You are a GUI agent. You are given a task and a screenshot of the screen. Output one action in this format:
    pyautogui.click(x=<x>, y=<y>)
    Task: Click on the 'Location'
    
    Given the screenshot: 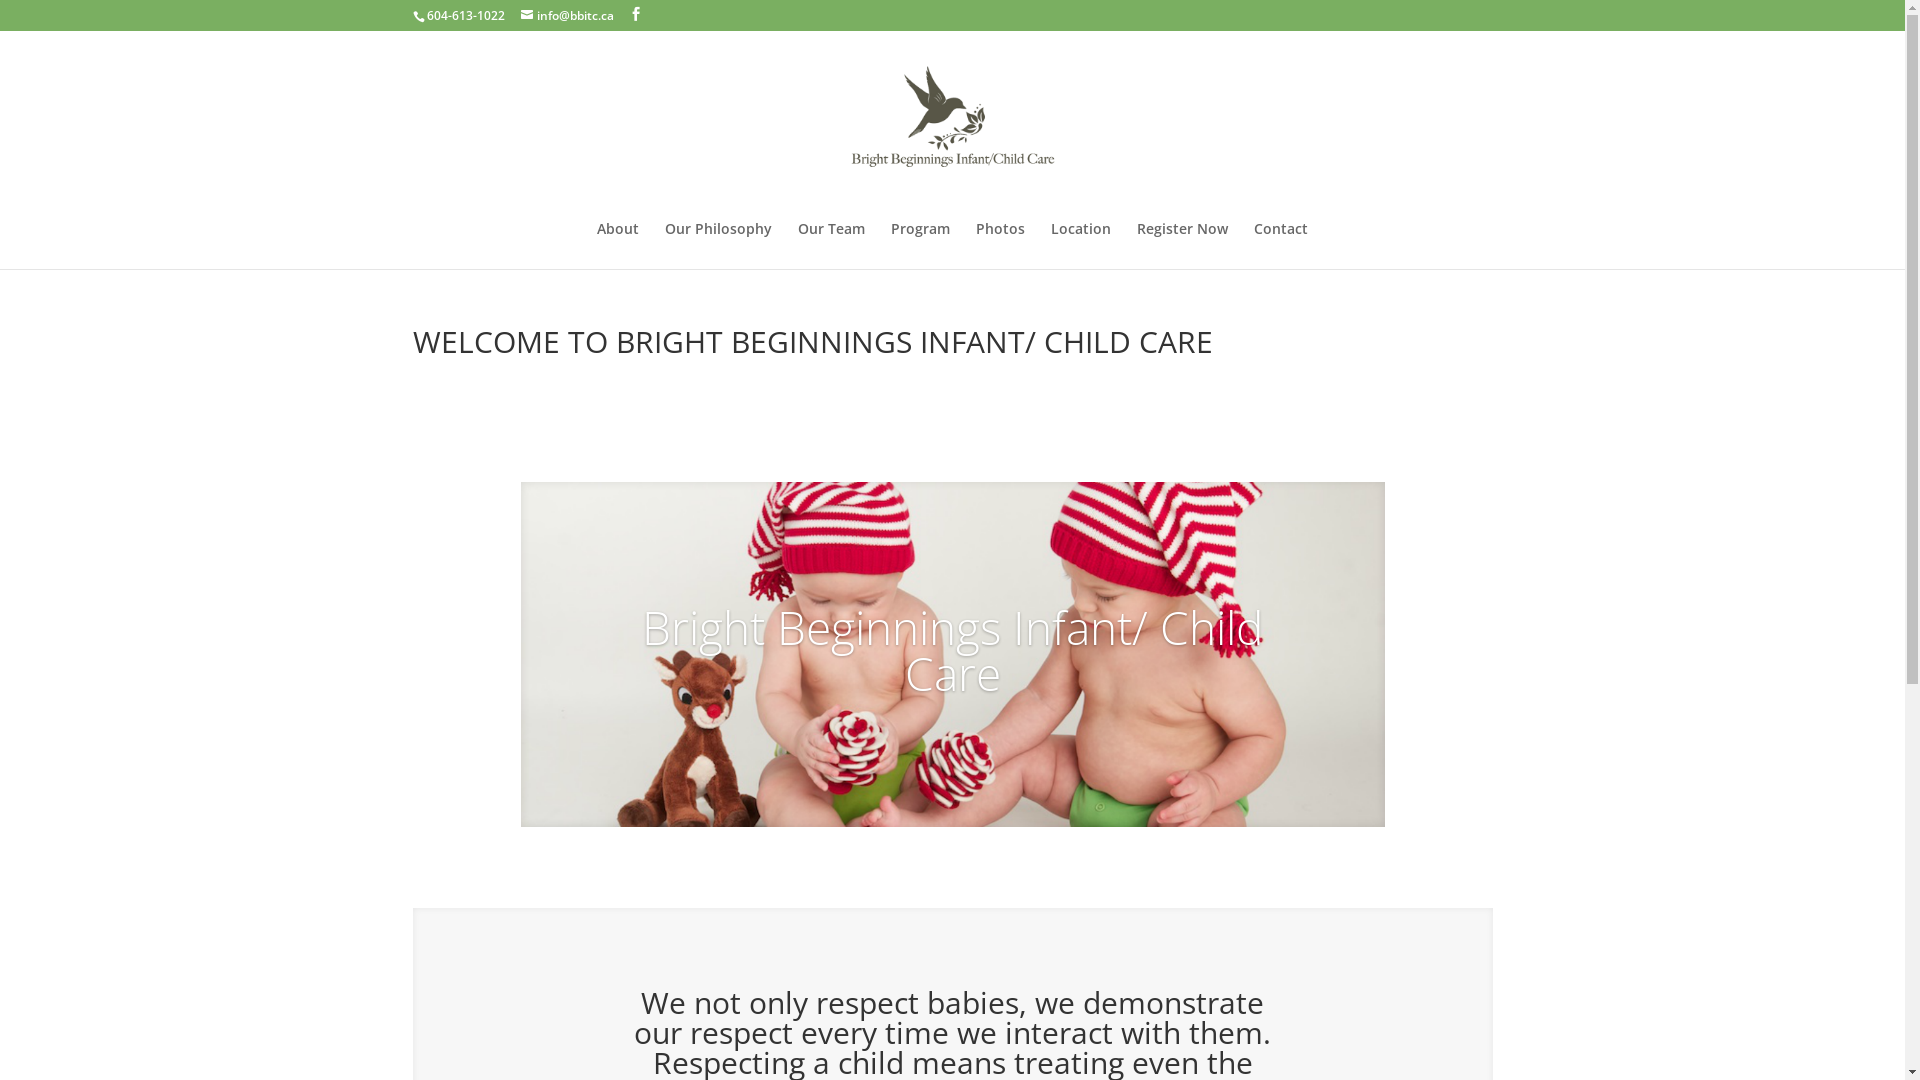 What is the action you would take?
    pyautogui.click(x=1050, y=244)
    